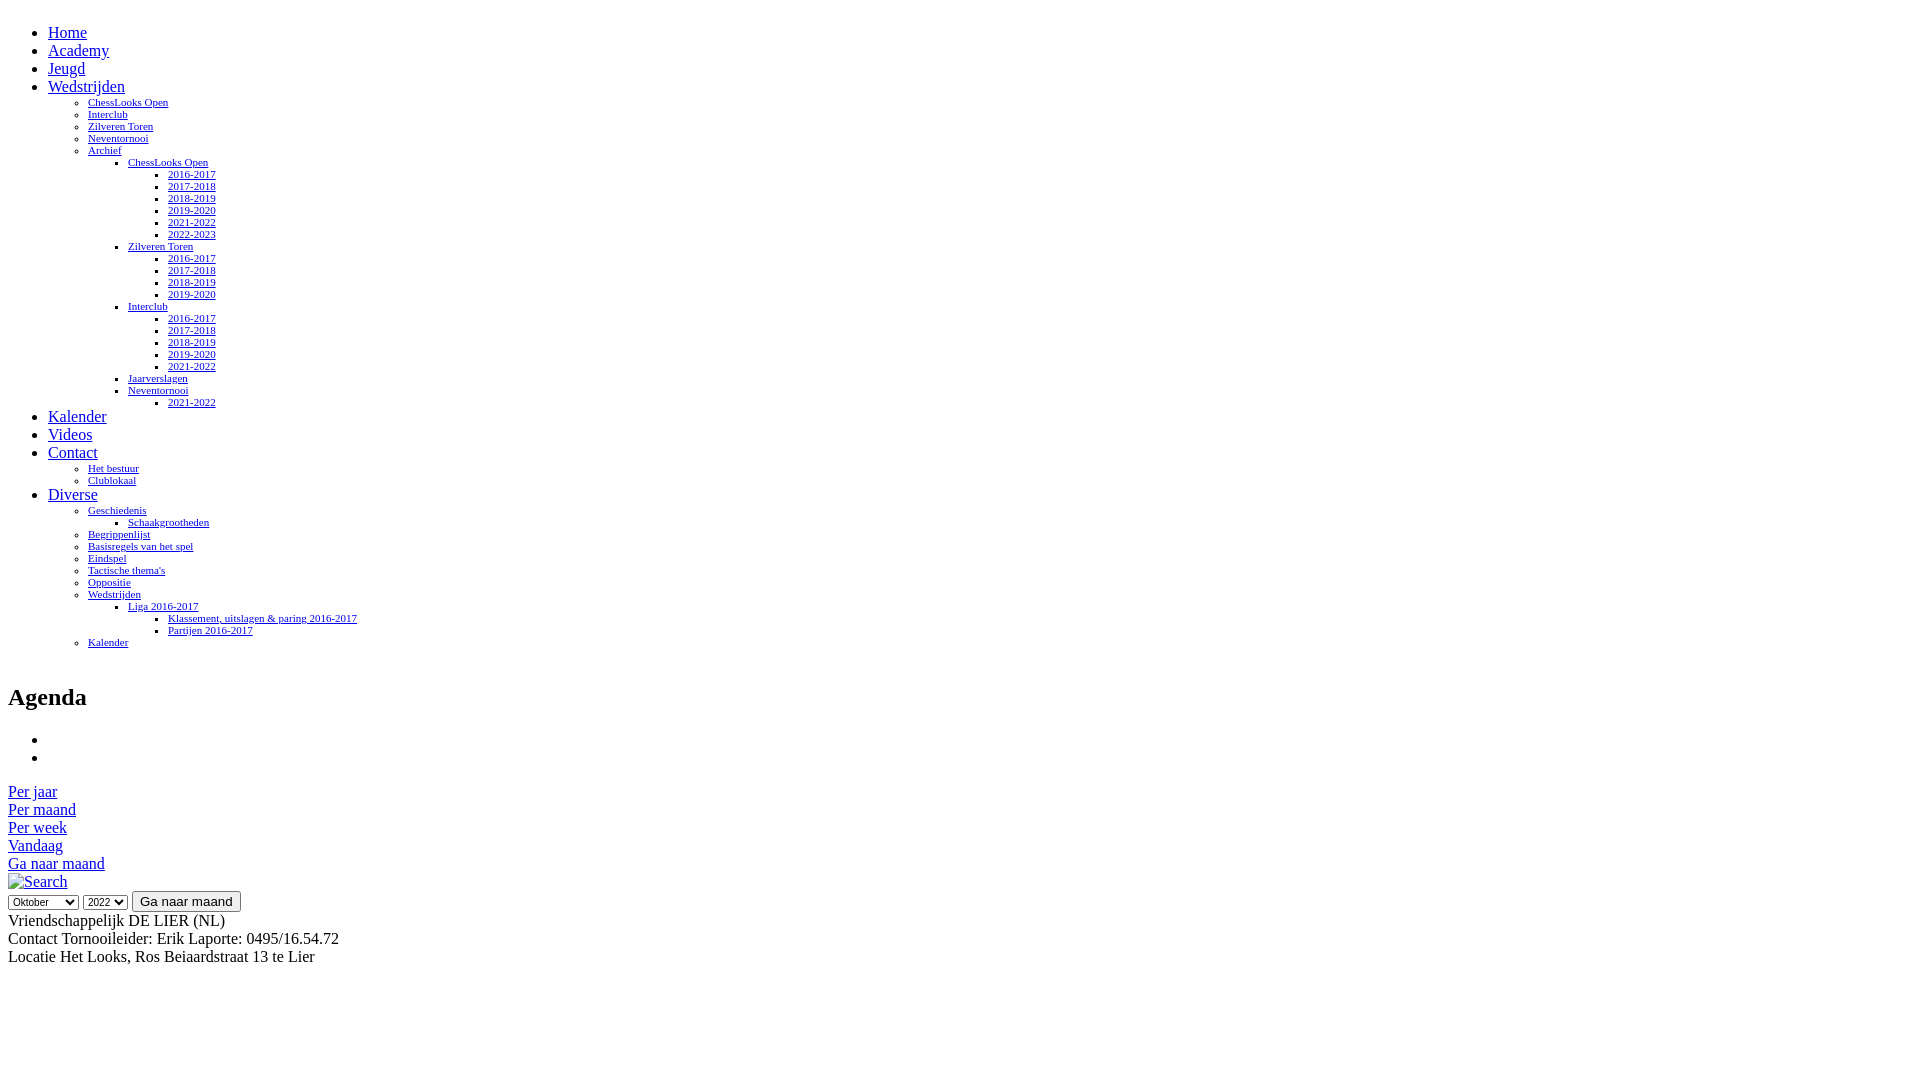 The width and height of the screenshot is (1920, 1080). I want to click on 'Begrippenlijst', so click(86, 532).